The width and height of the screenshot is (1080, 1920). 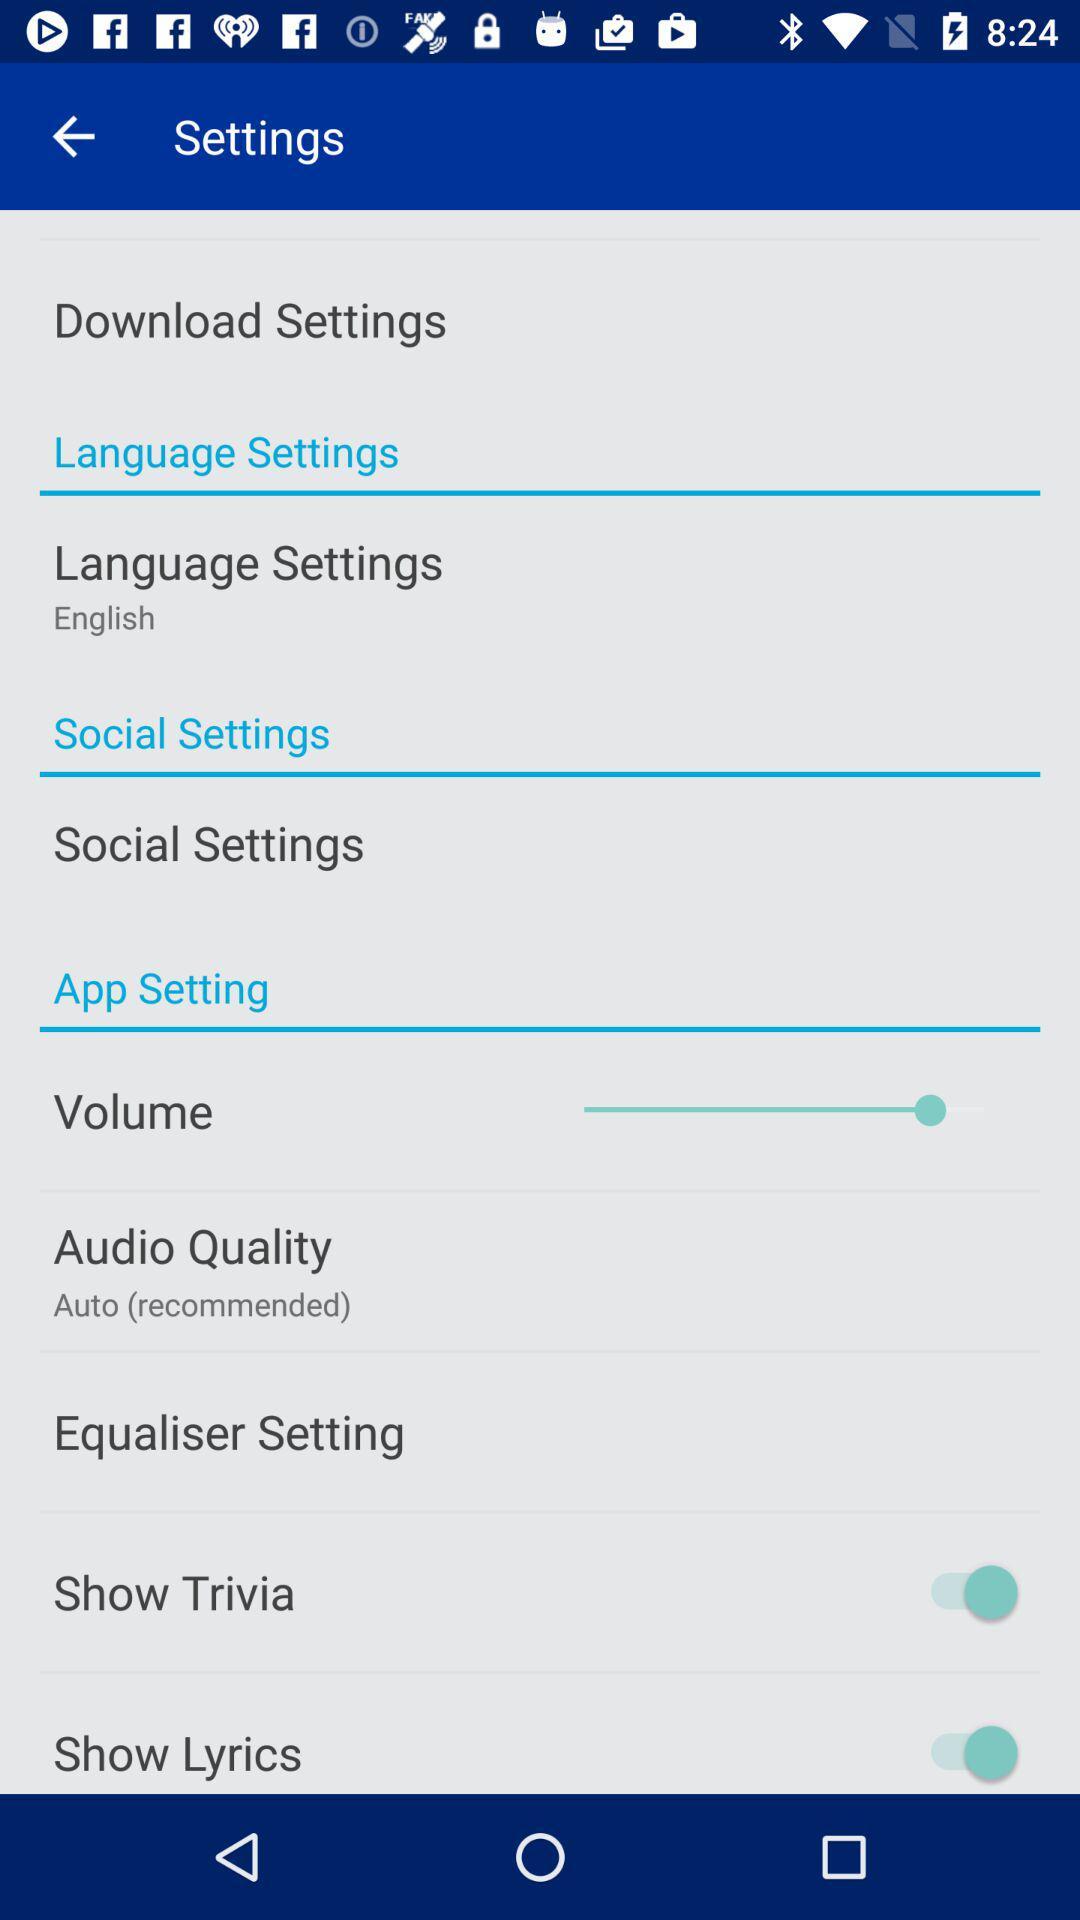 What do you see at coordinates (540, 1430) in the screenshot?
I see `equaliser setting` at bounding box center [540, 1430].